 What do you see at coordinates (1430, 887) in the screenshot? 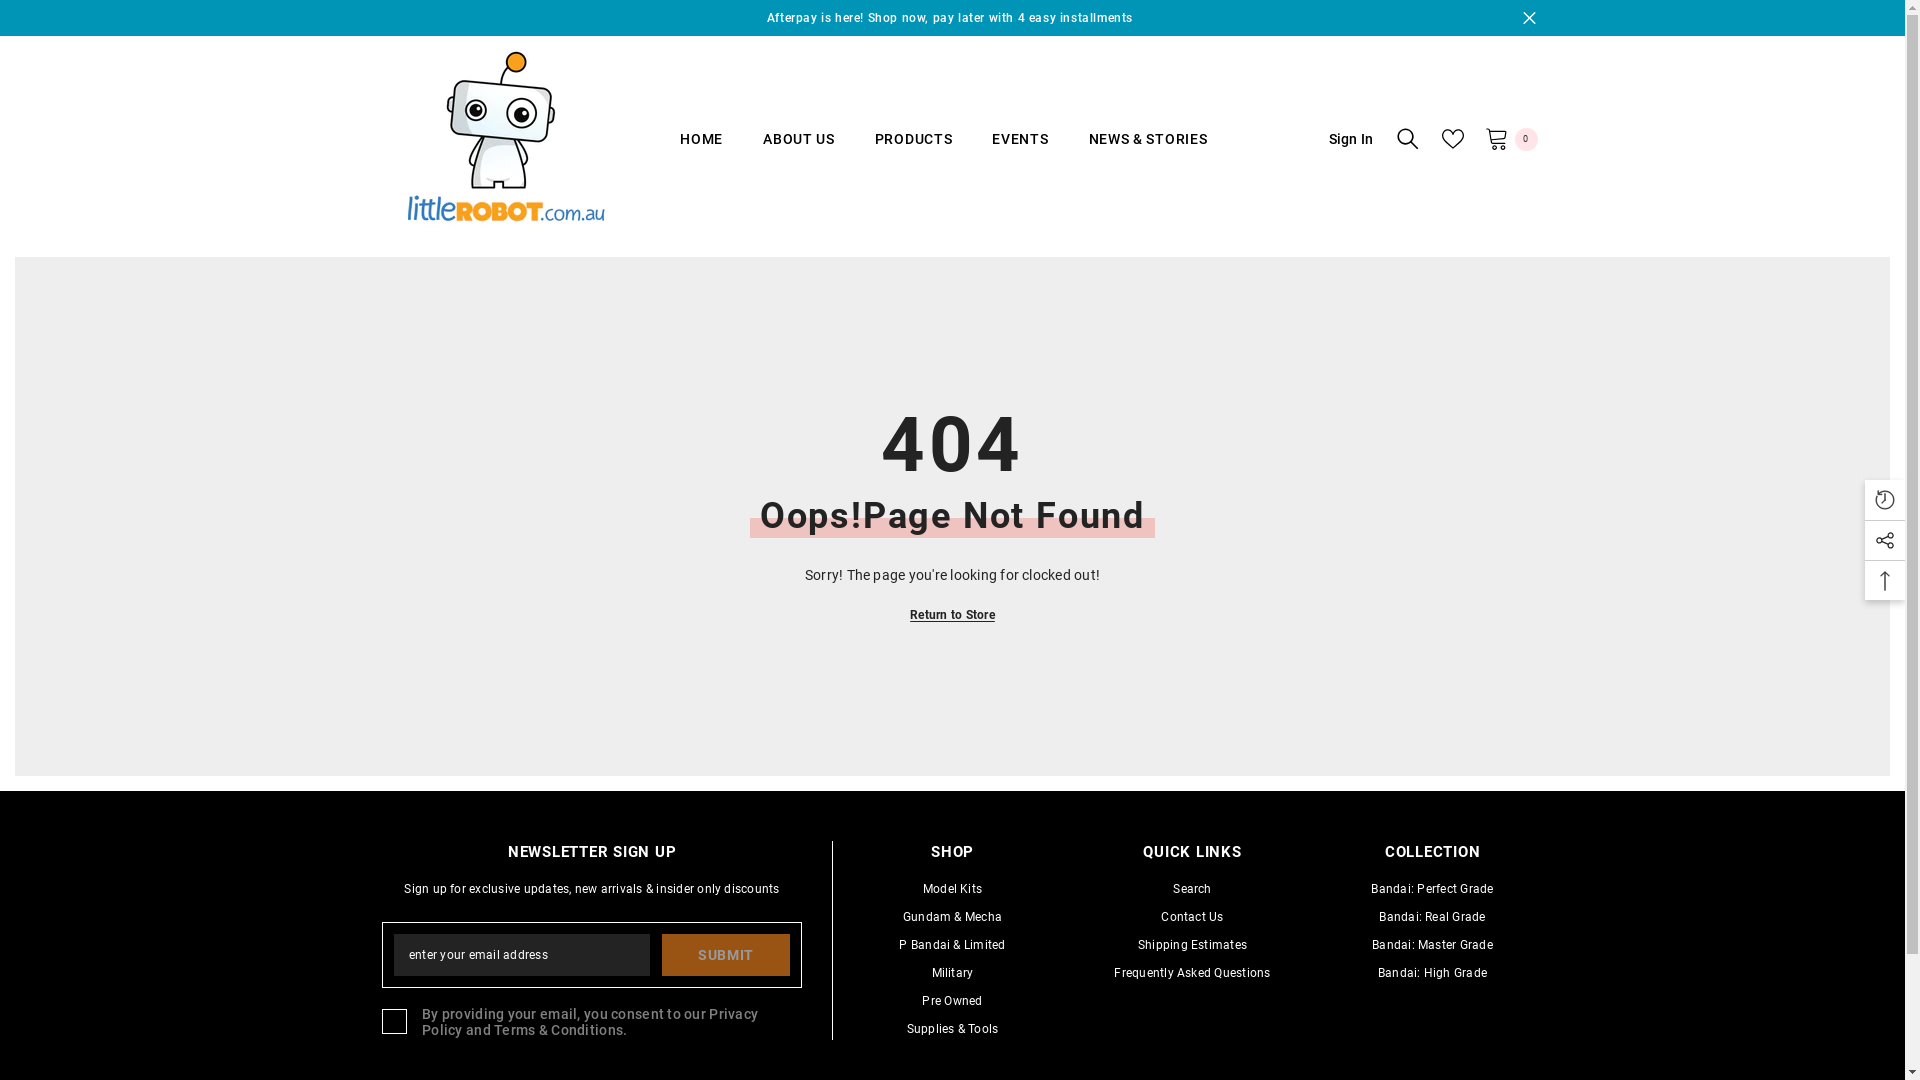
I see `'Bandai: Perfect Grade'` at bounding box center [1430, 887].